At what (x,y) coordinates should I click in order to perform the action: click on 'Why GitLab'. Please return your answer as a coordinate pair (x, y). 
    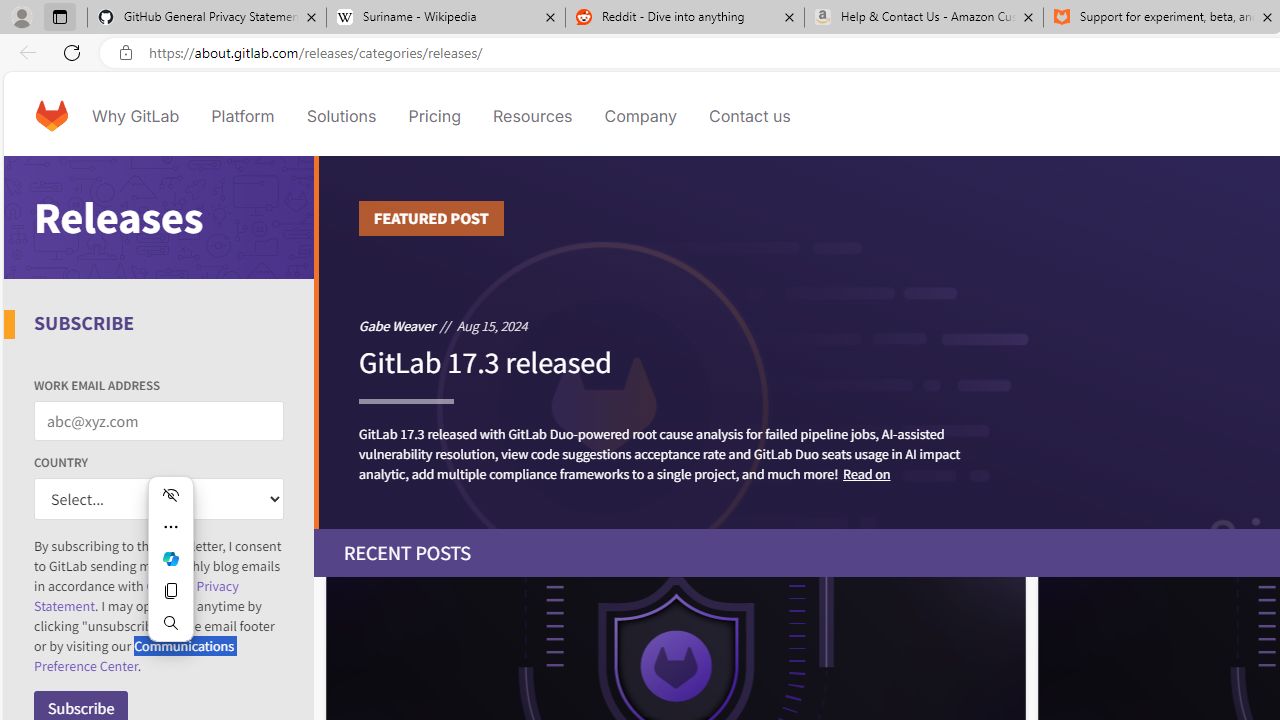
    Looking at the image, I should click on (135, 115).